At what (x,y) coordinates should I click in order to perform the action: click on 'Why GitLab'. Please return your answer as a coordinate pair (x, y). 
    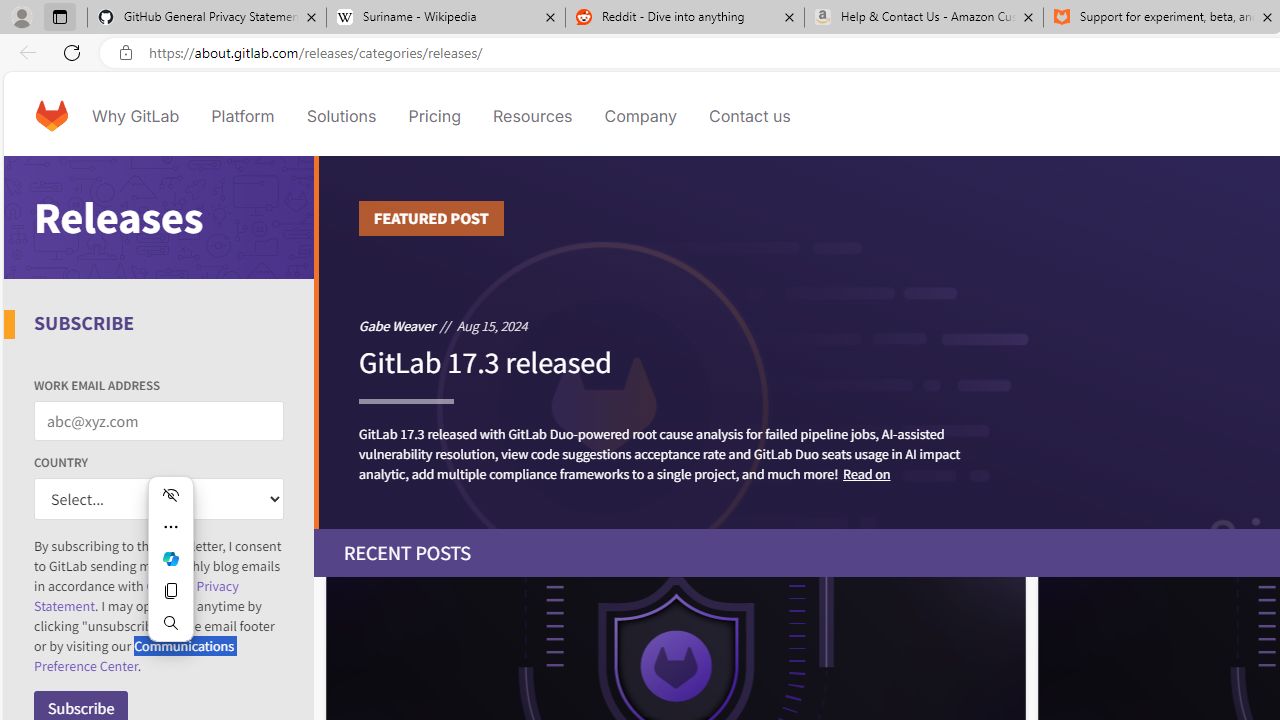
    Looking at the image, I should click on (135, 115).